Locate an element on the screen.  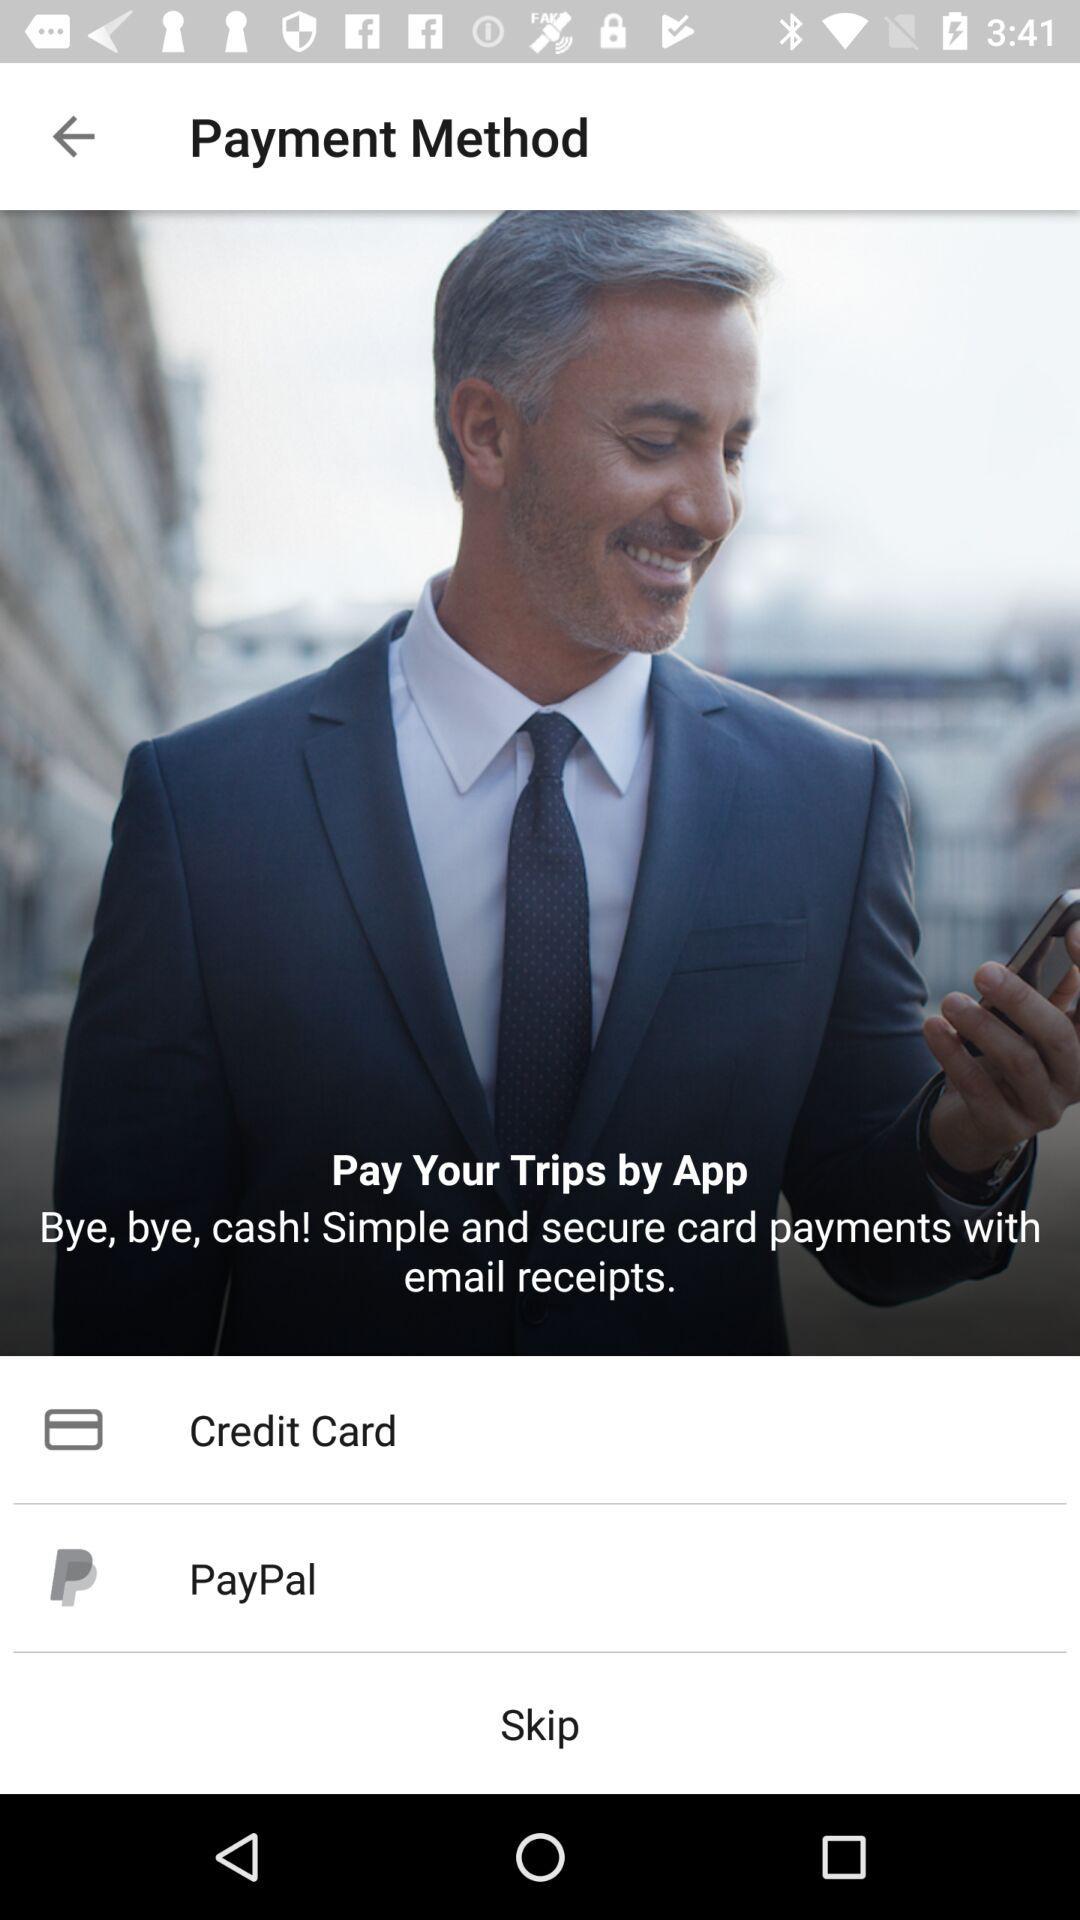
the icon above the skip is located at coordinates (540, 1577).